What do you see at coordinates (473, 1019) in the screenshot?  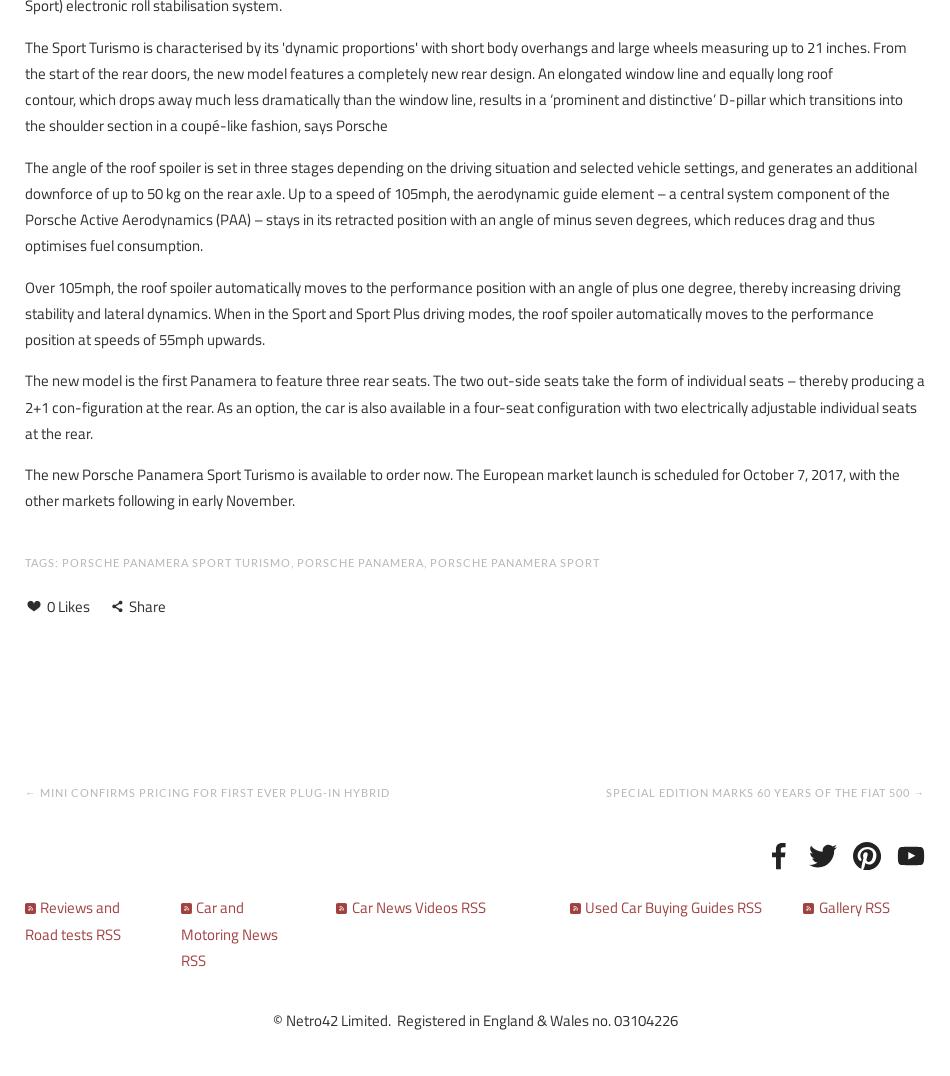 I see `'© Netro42 Limited.  Registered in England & Wales no. 03104226'` at bounding box center [473, 1019].